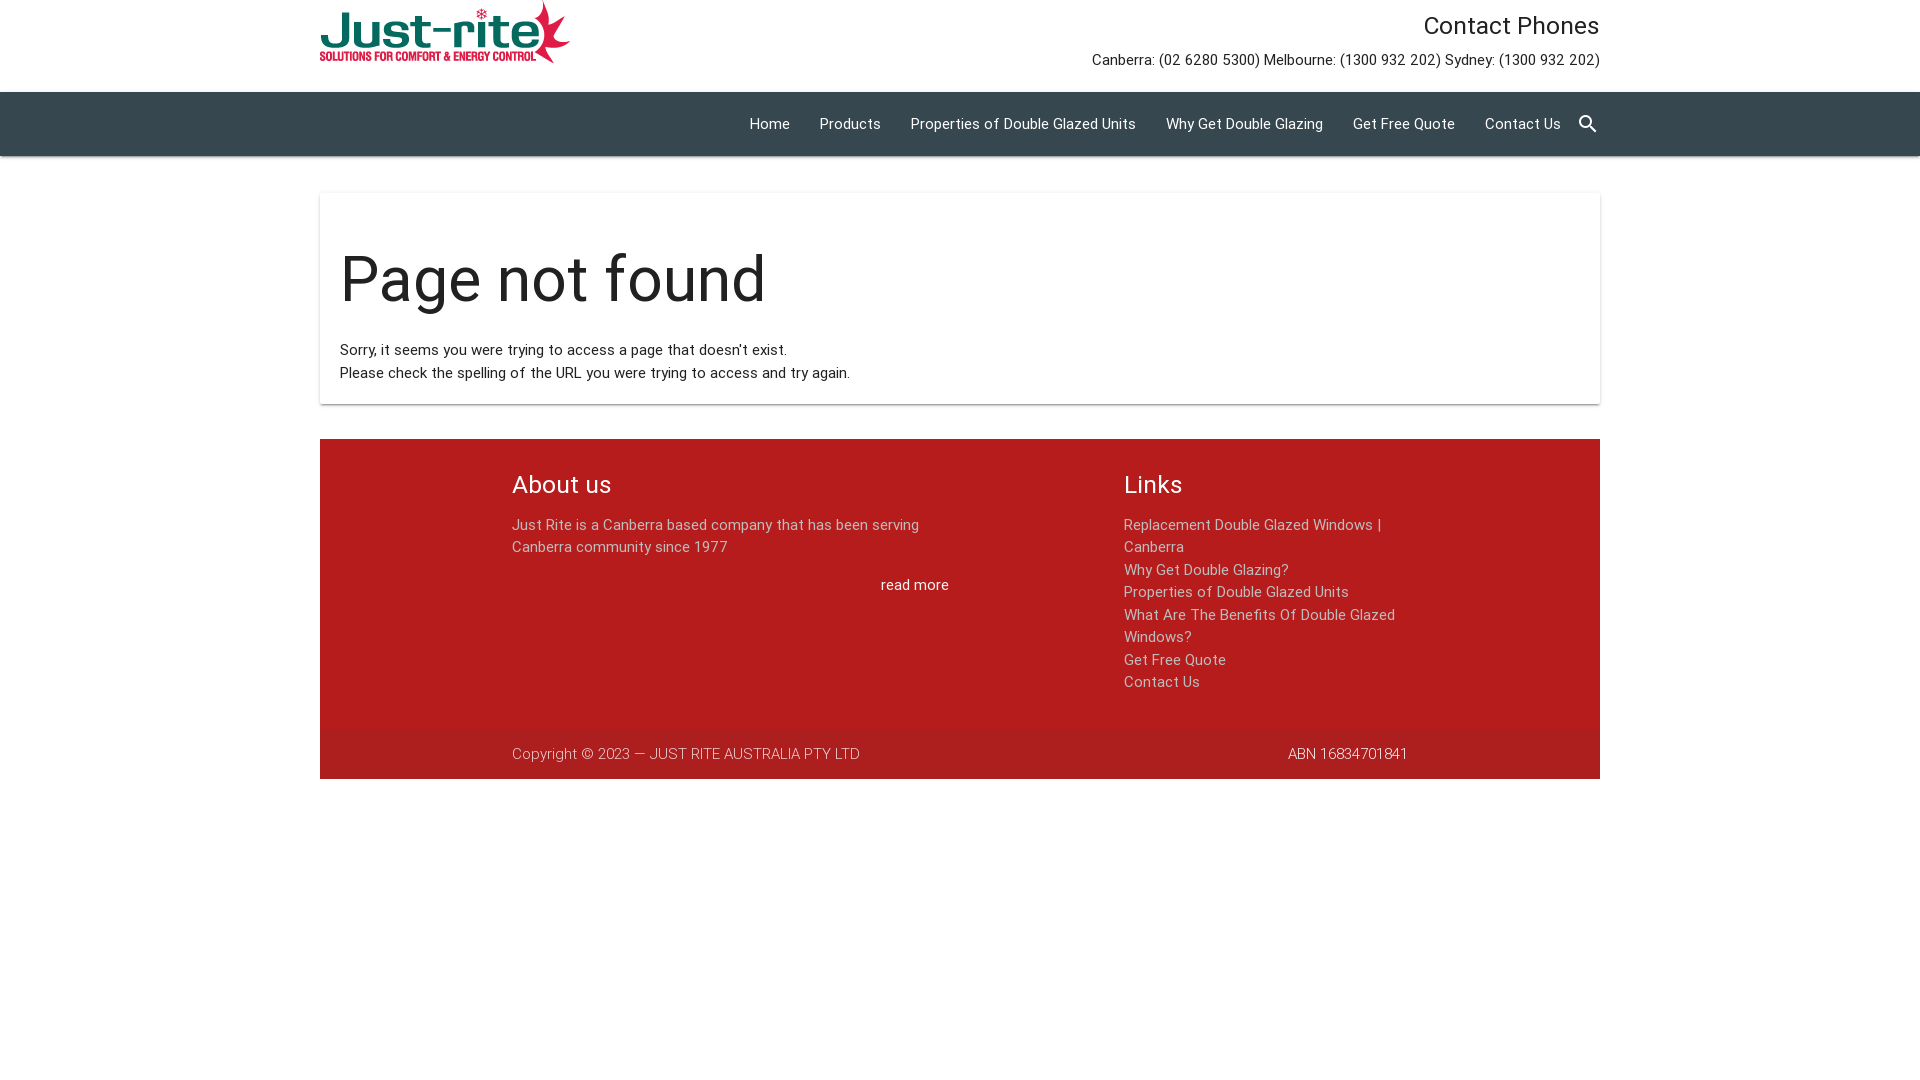 This screenshot has height=1080, width=1920. What do you see at coordinates (1258, 623) in the screenshot?
I see `'What Are The Benefits Of Double Glazed Windows?'` at bounding box center [1258, 623].